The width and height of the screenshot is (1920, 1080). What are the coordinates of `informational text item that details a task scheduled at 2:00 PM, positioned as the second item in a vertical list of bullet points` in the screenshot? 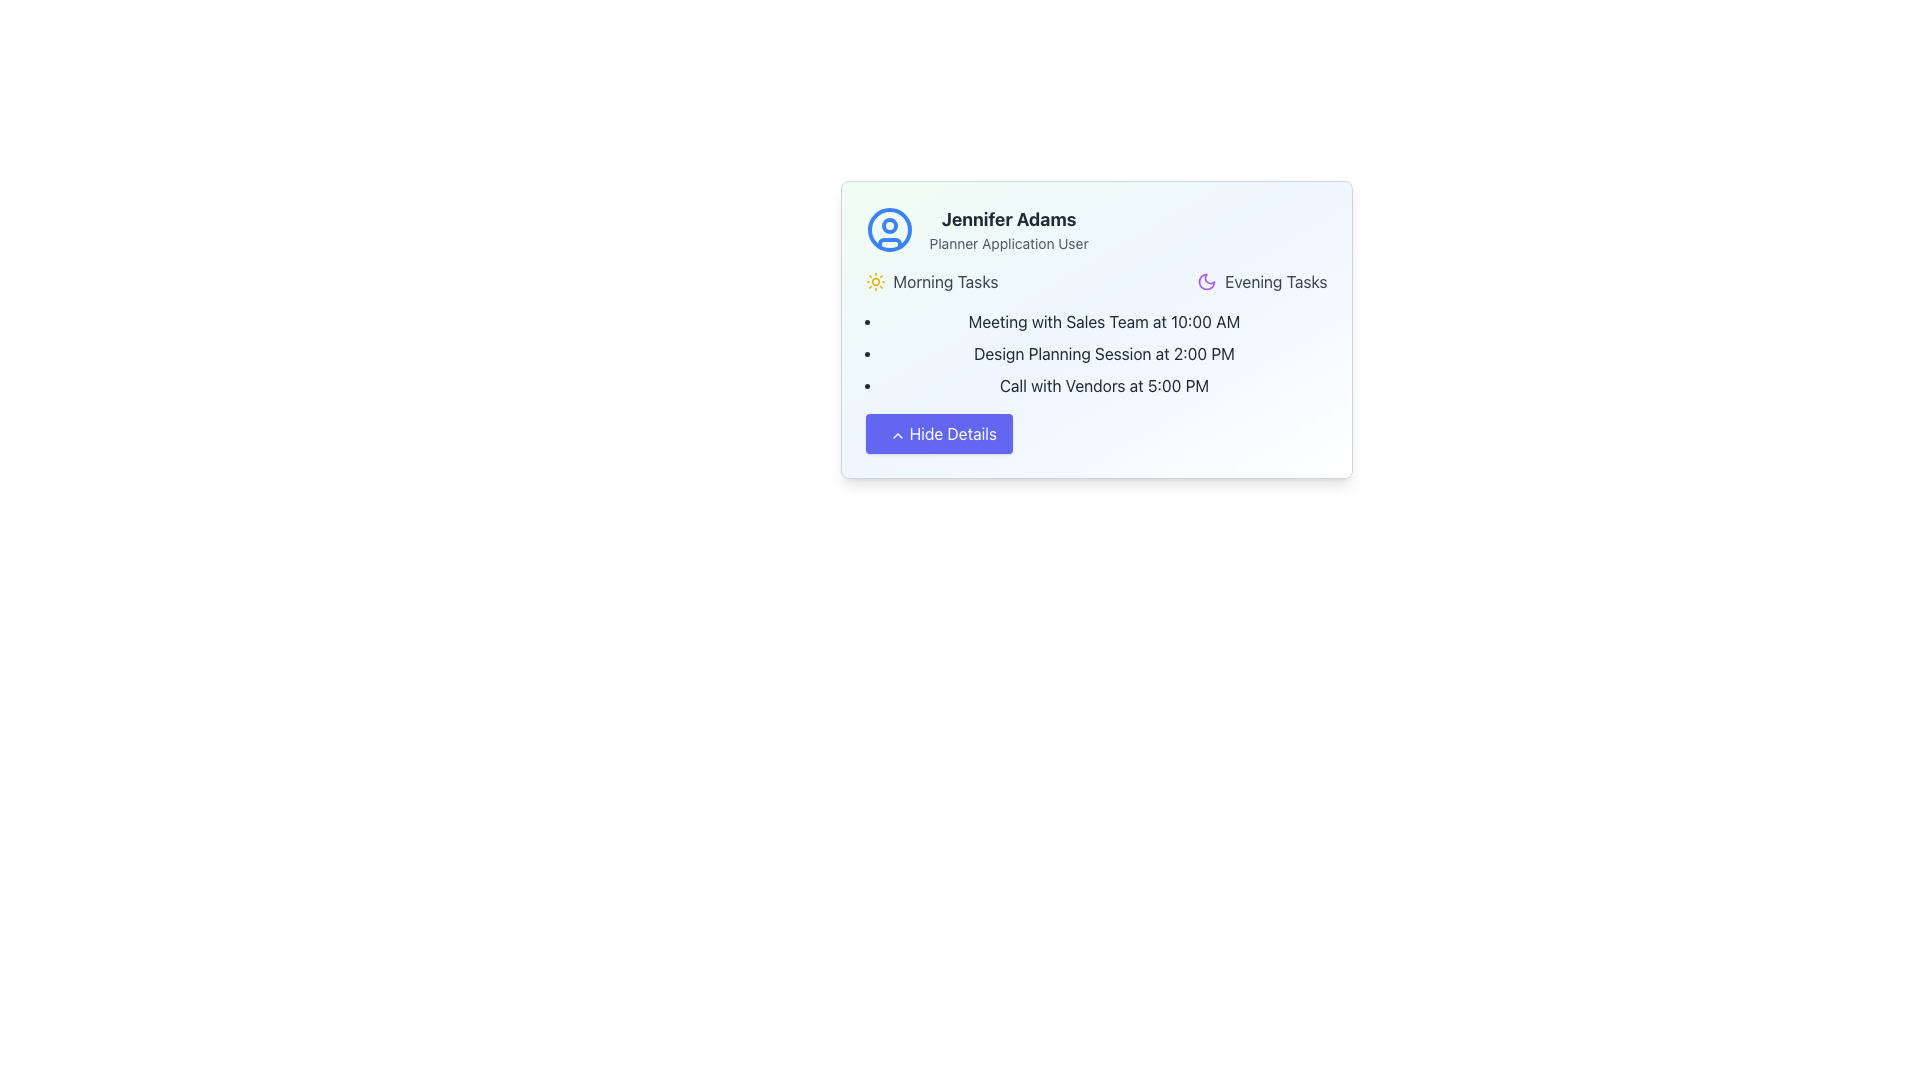 It's located at (1103, 353).